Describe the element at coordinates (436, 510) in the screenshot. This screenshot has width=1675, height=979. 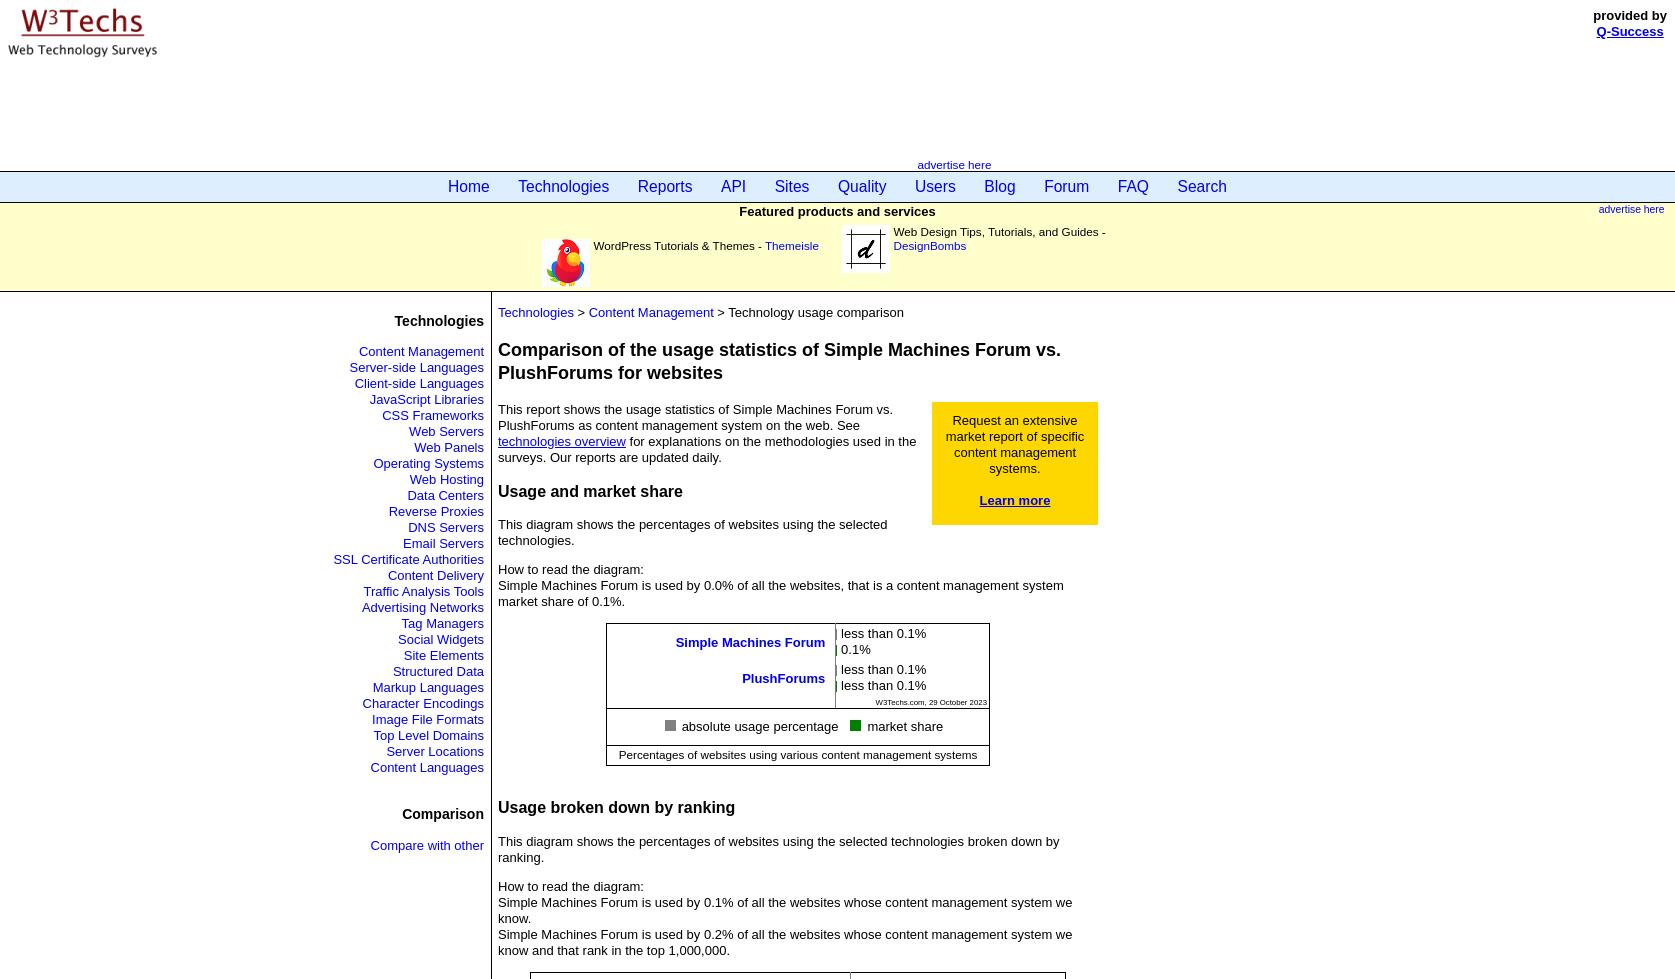
I see `'Reverse Proxies'` at that location.